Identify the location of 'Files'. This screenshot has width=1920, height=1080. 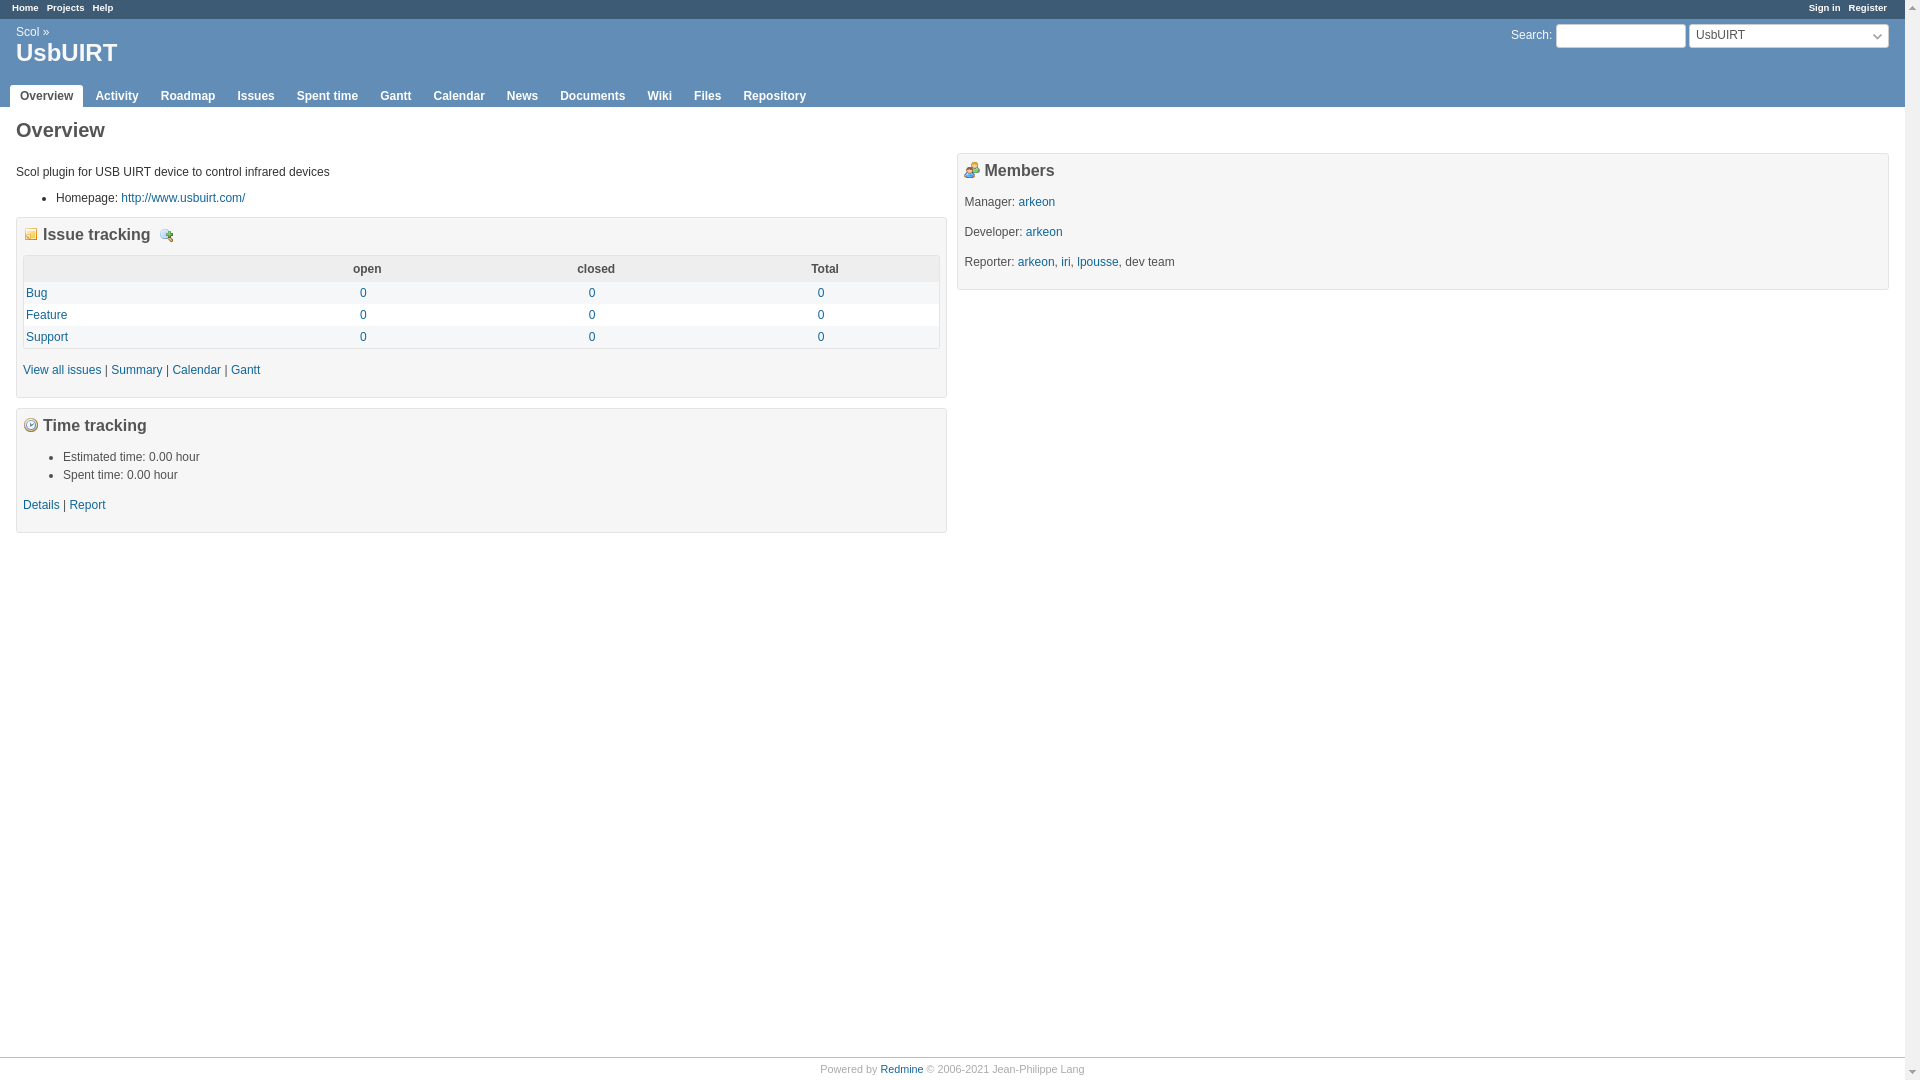
(707, 96).